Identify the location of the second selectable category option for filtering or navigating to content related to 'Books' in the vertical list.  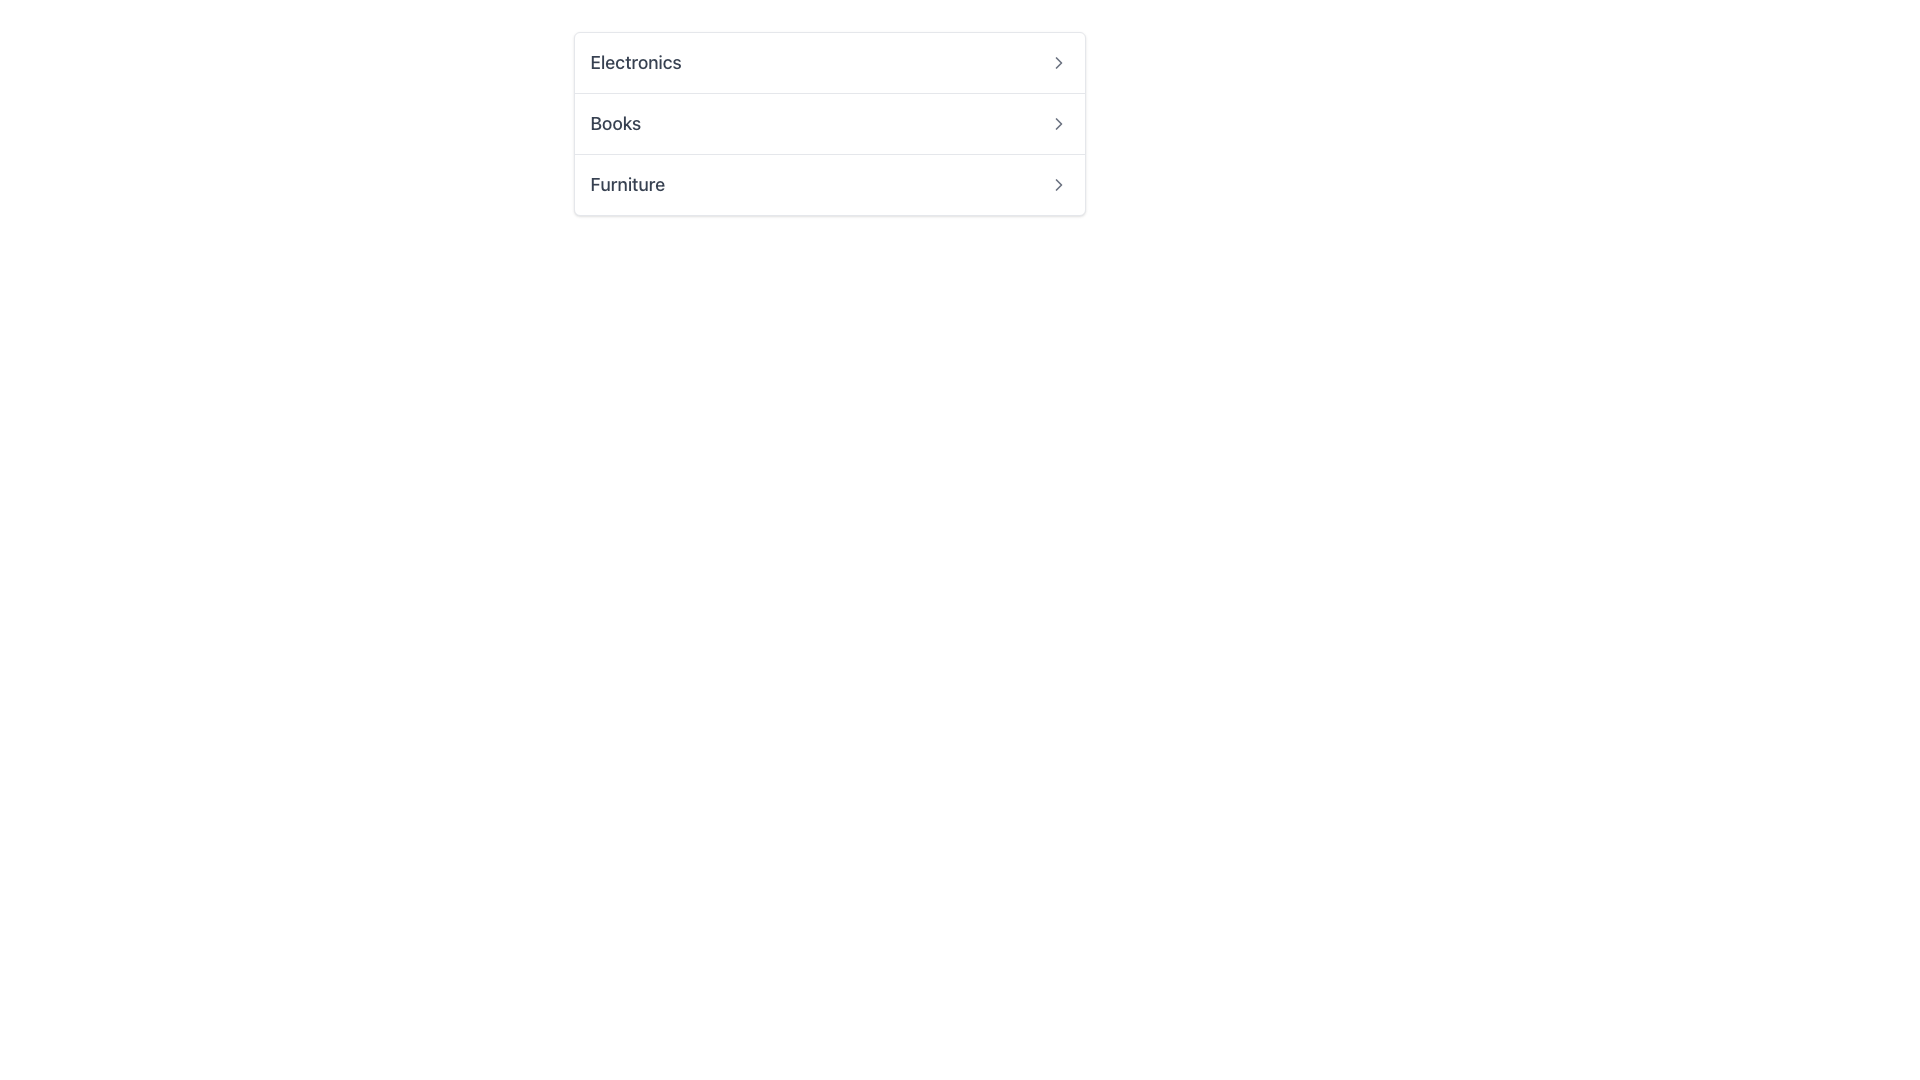
(829, 123).